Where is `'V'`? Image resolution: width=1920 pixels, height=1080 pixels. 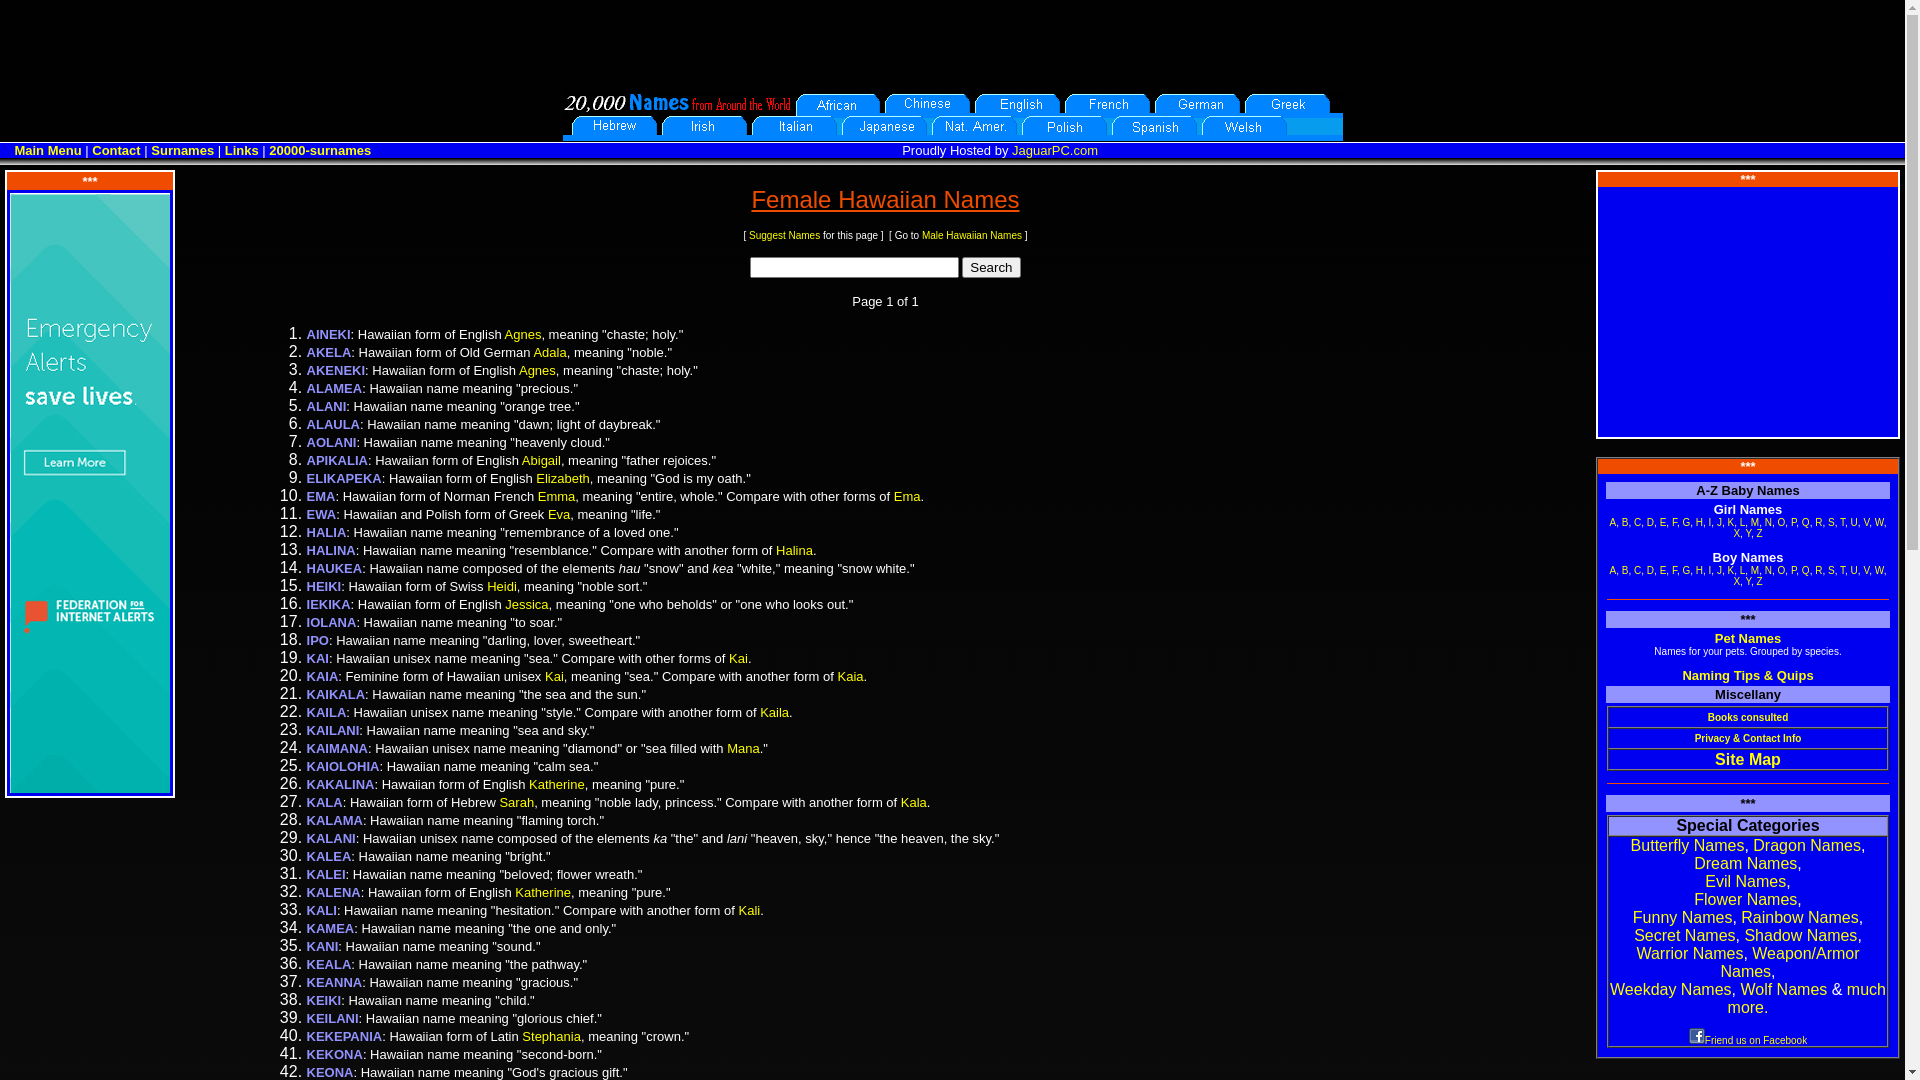 'V' is located at coordinates (1865, 570).